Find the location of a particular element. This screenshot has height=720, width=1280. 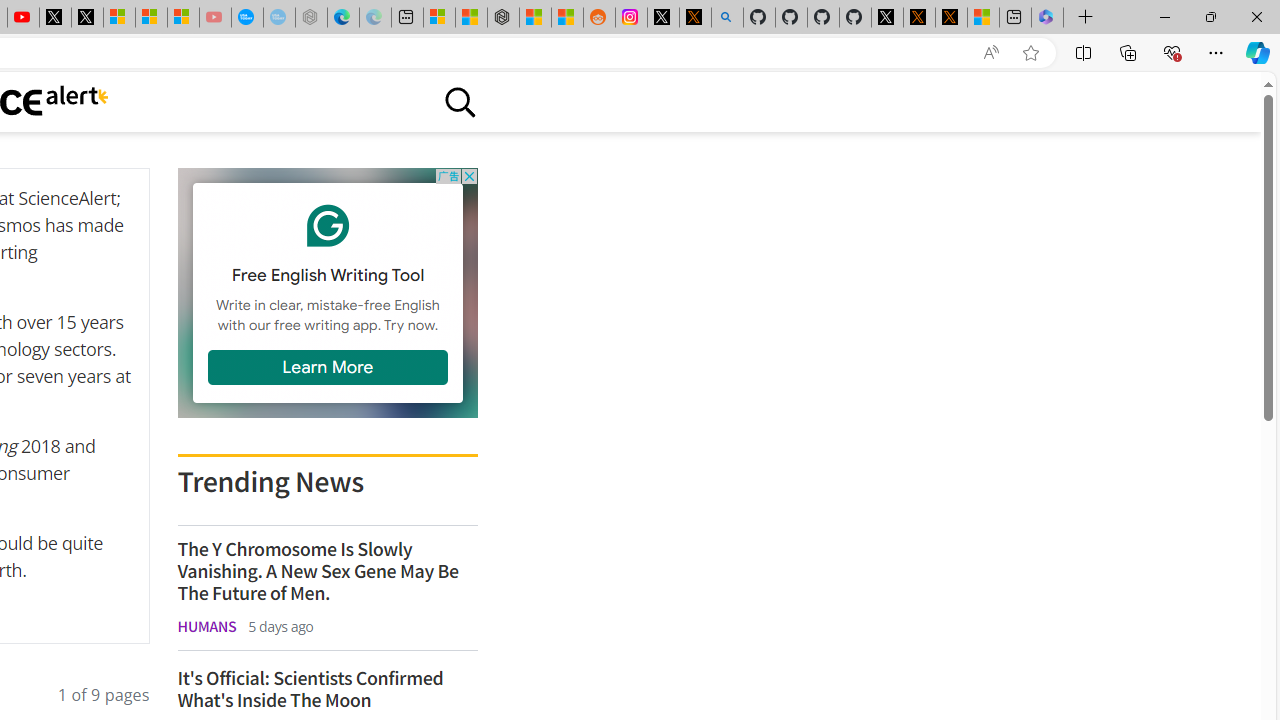

'Class: sciencealert-search-desktop-svg ' is located at coordinates (458, 102).